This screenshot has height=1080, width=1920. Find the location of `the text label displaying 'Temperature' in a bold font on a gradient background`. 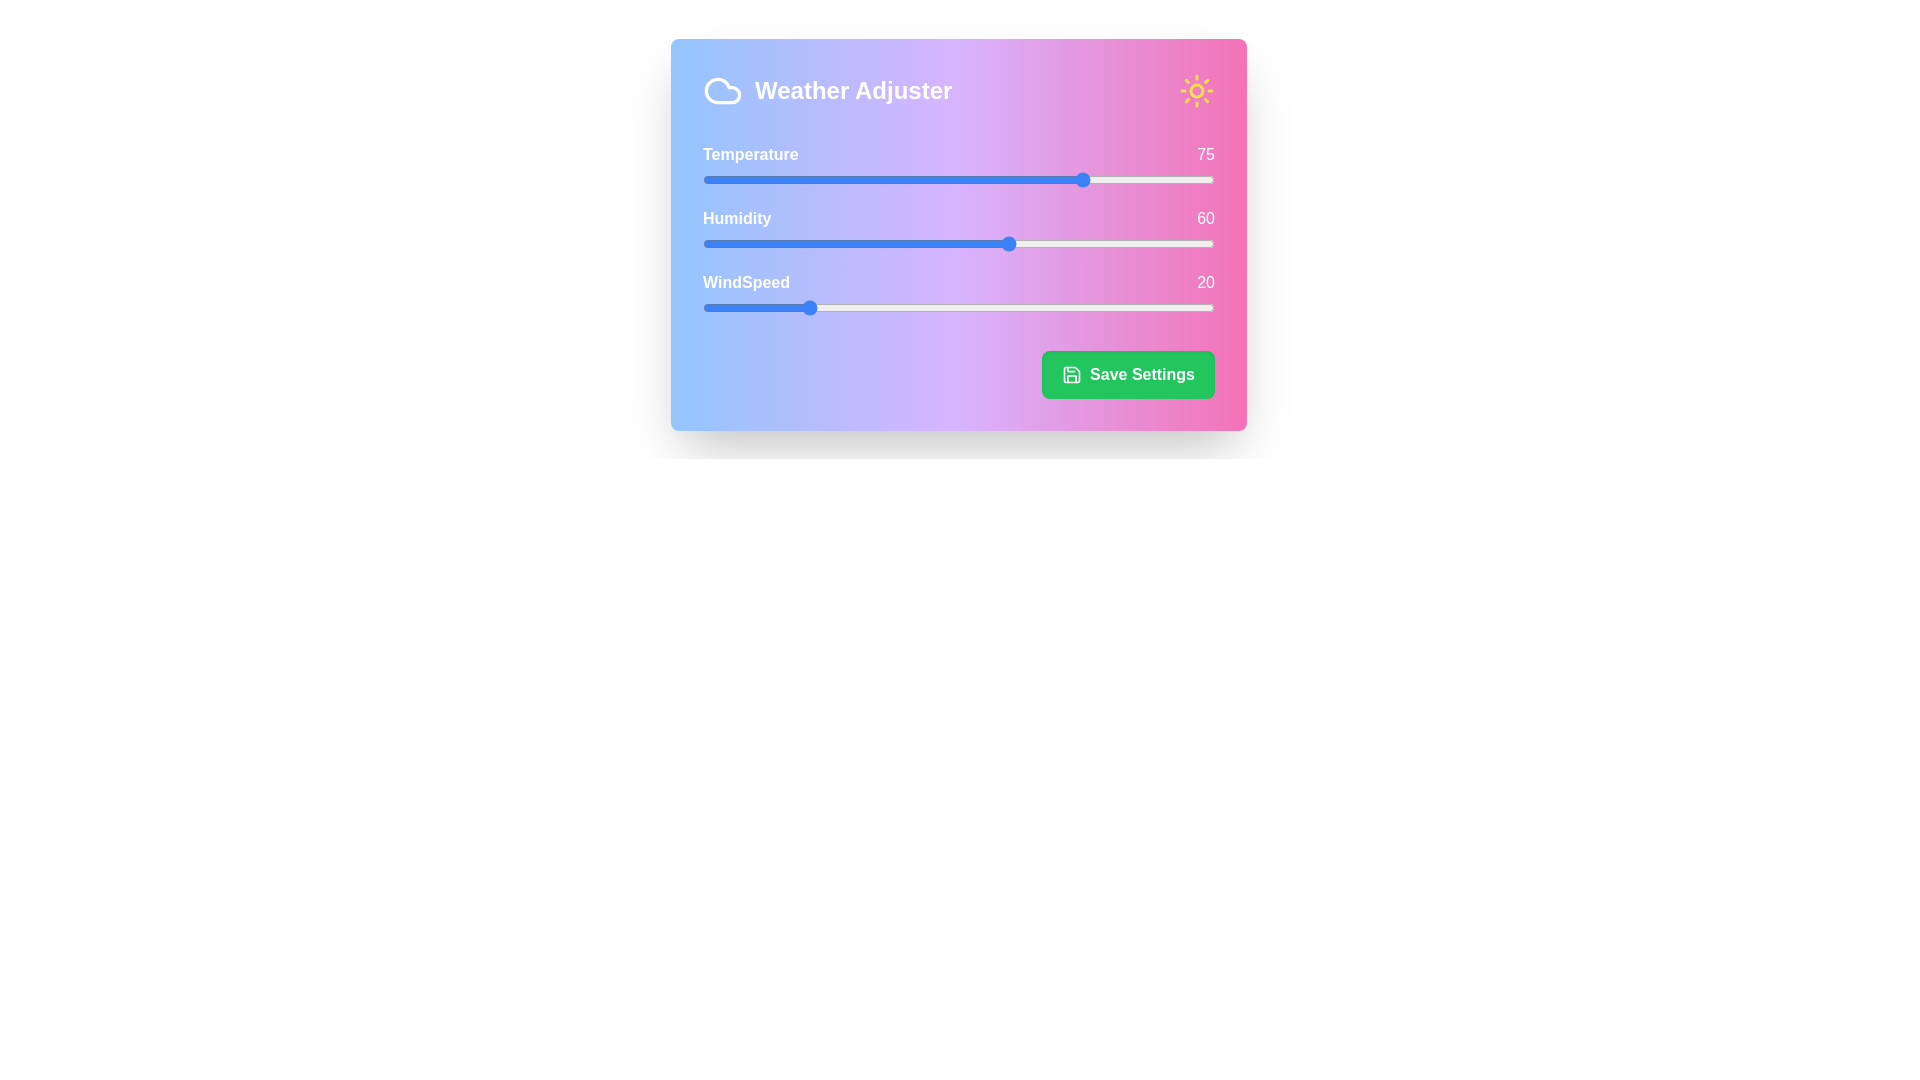

the text label displaying 'Temperature' in a bold font on a gradient background is located at coordinates (749, 153).